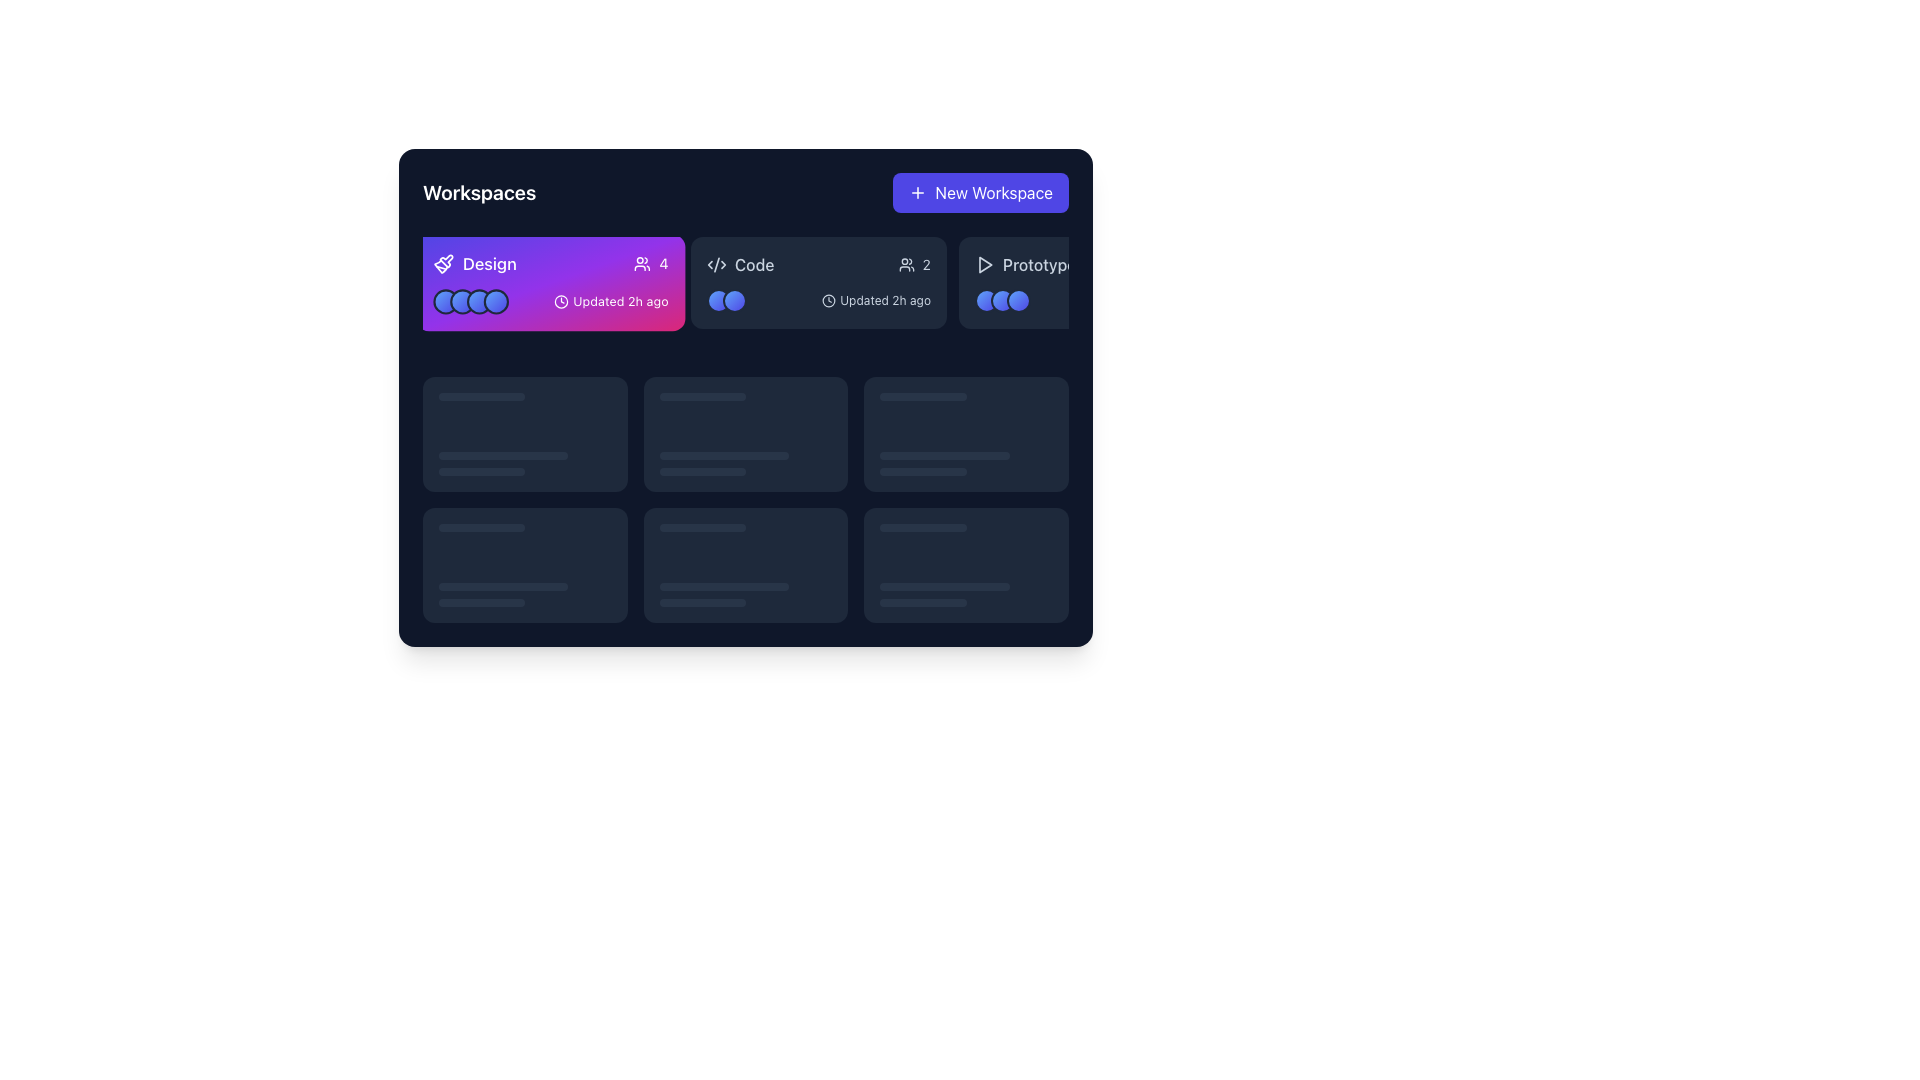  Describe the element at coordinates (1018, 300) in the screenshot. I see `the circular icon with a gradient background transitioning from blue to indigo, which is the third icon in a row of three, located under the 'Prototype' workspace card` at that location.